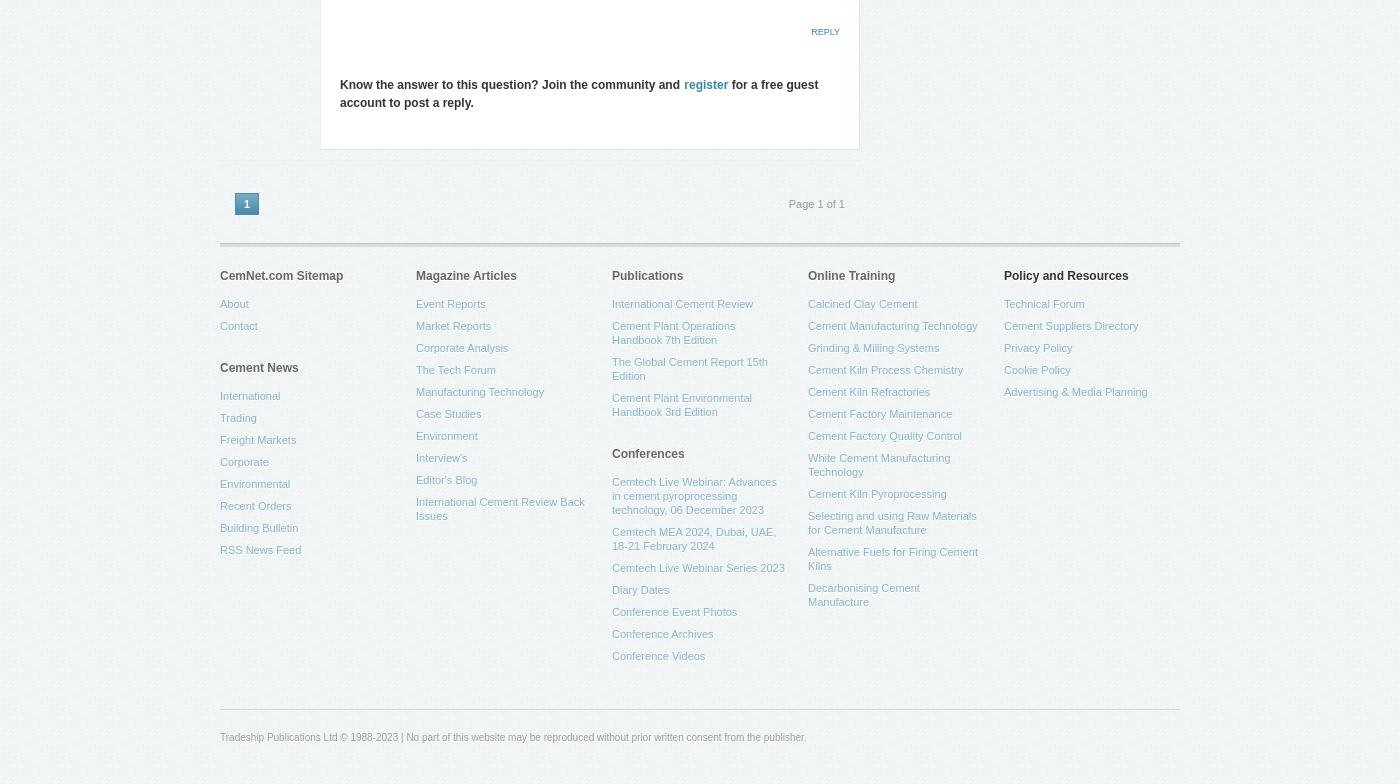  Describe the element at coordinates (218, 528) in the screenshot. I see `'Building Bulletin'` at that location.